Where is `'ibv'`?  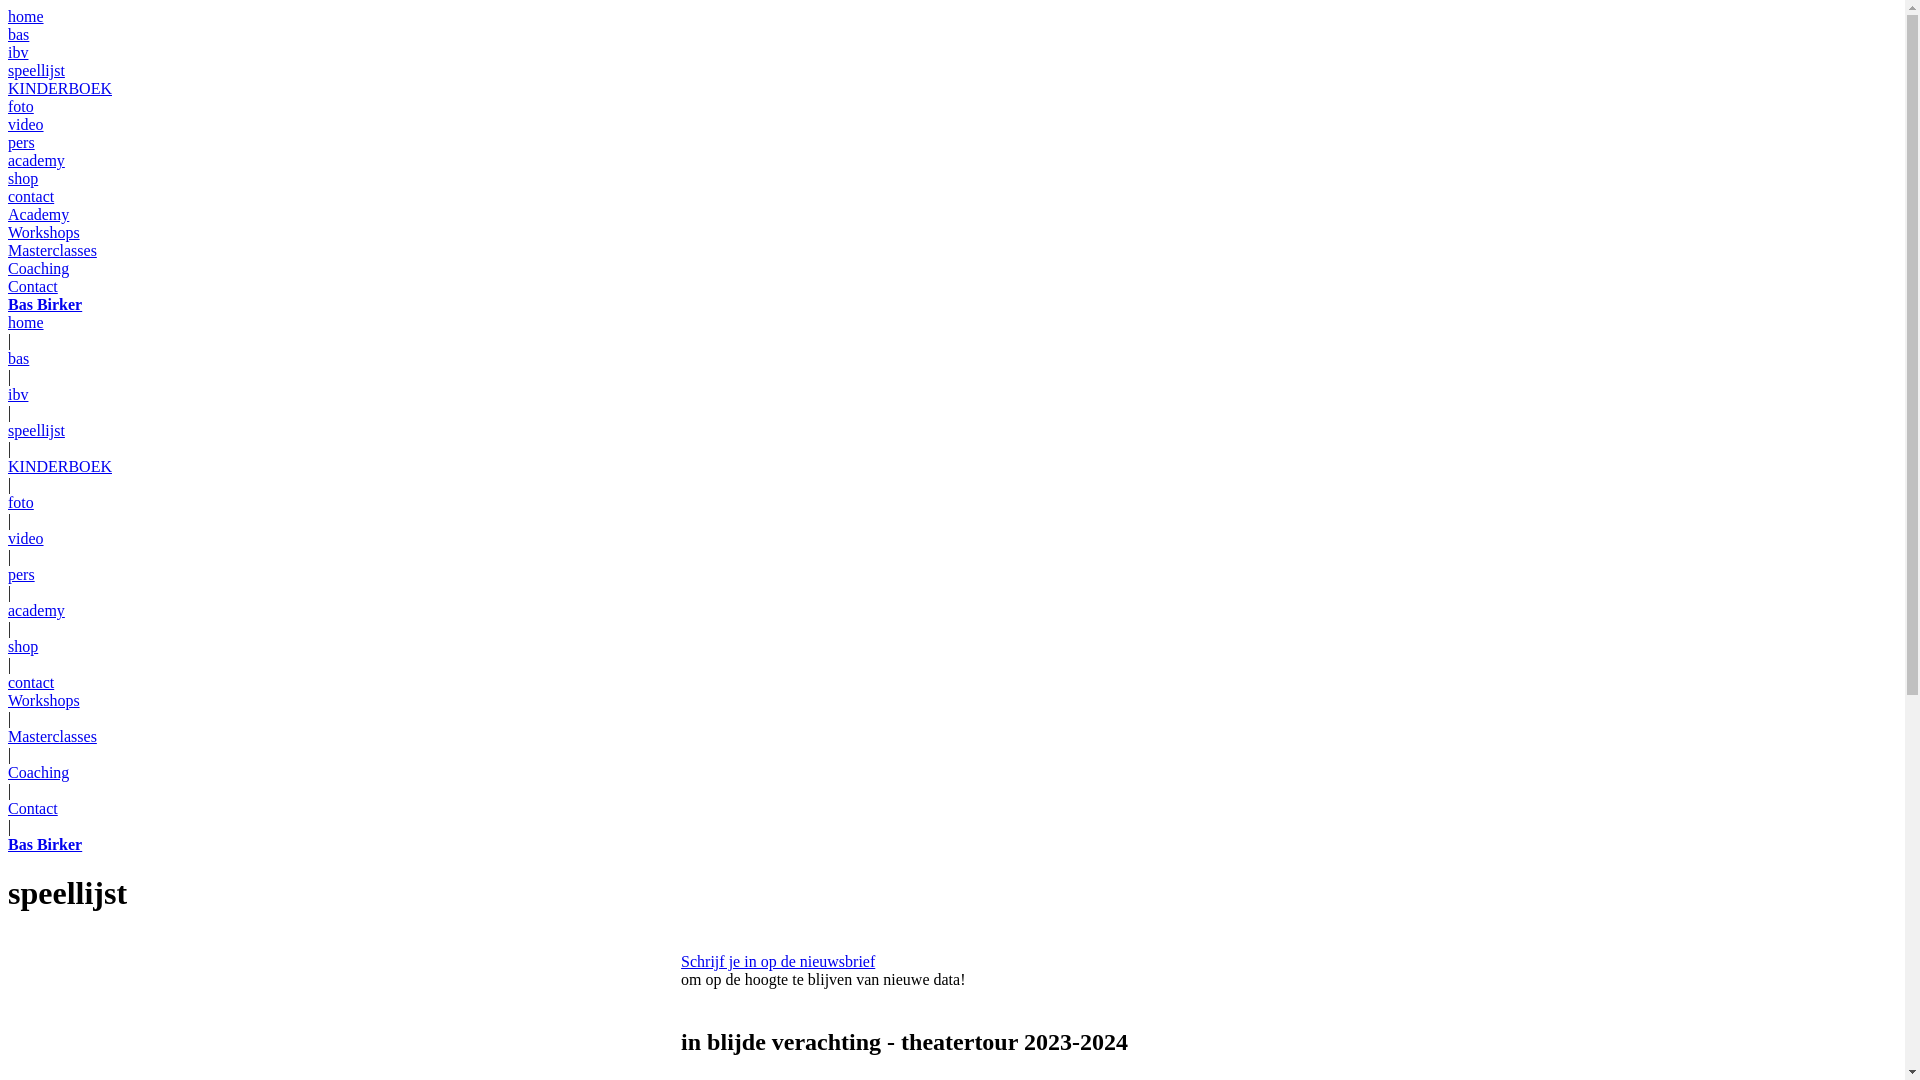 'ibv' is located at coordinates (18, 394).